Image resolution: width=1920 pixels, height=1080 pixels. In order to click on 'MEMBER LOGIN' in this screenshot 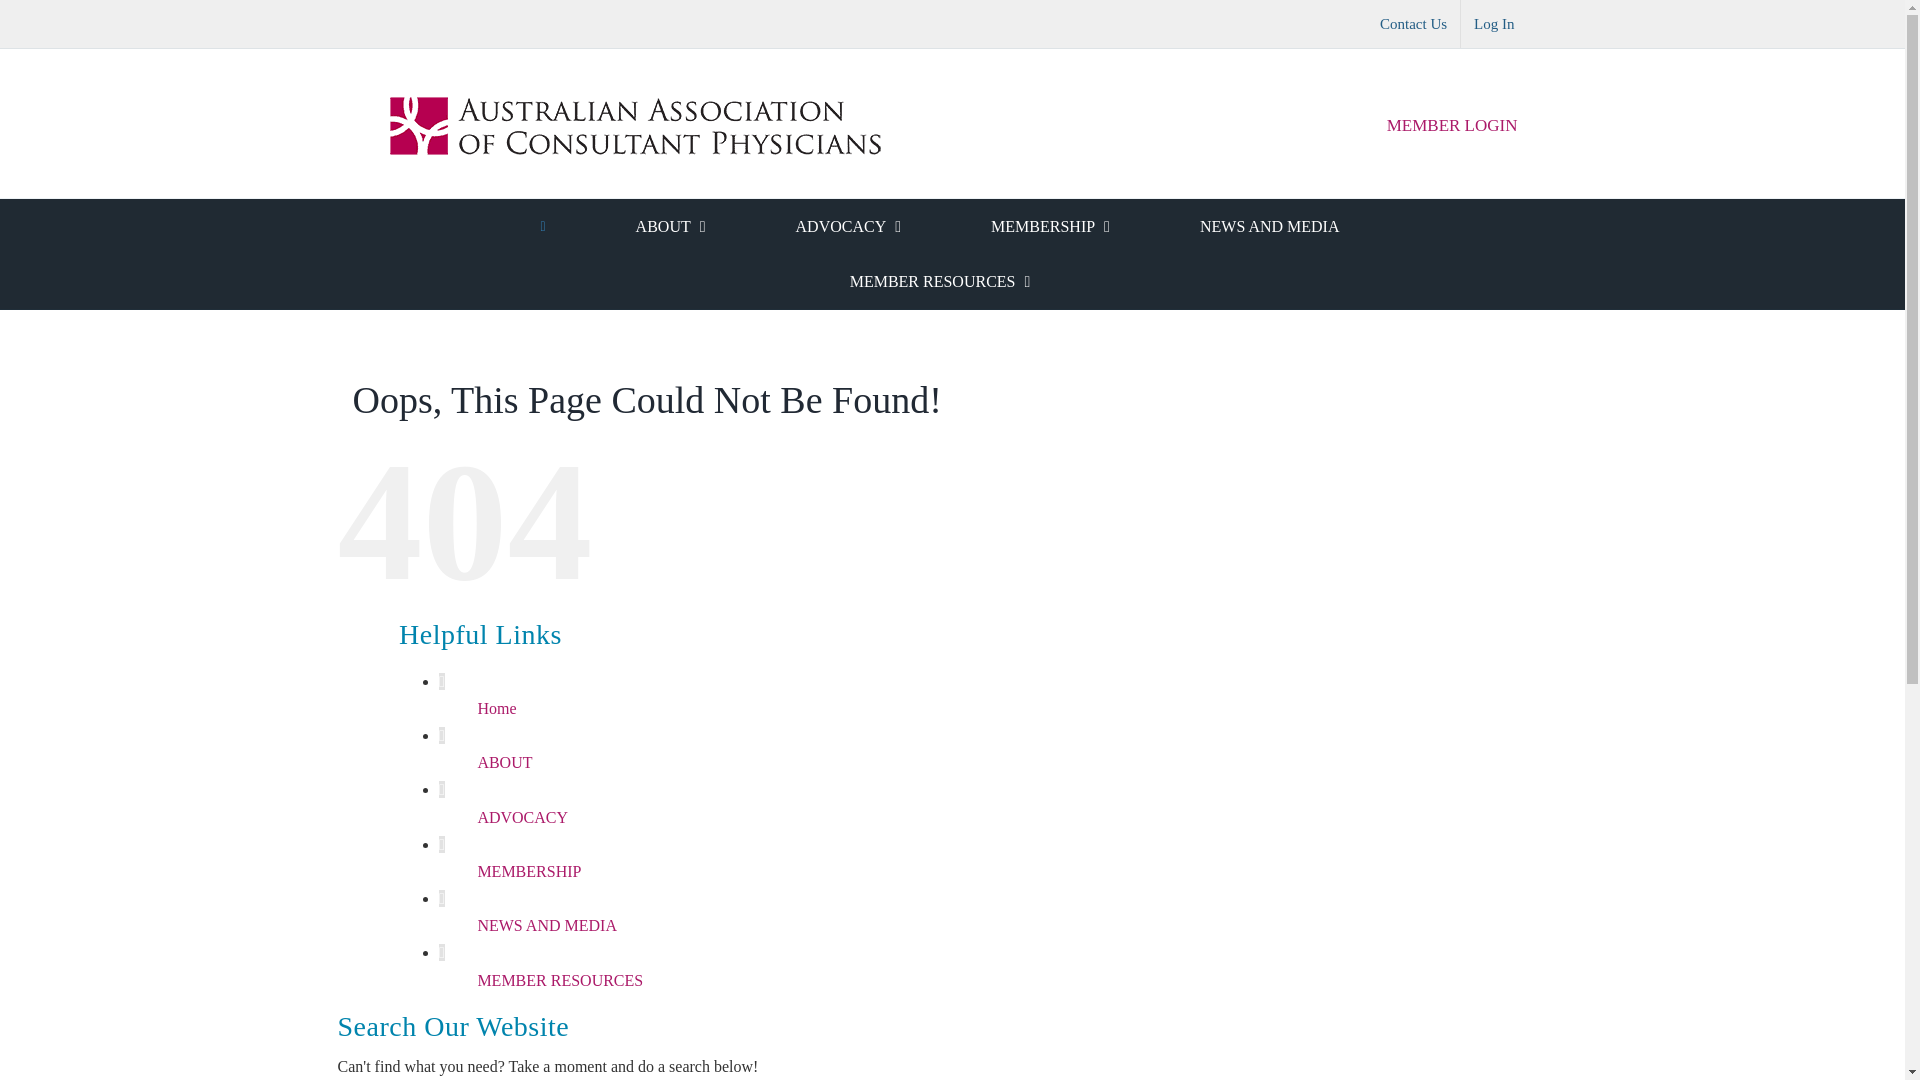, I will do `click(1452, 126)`.